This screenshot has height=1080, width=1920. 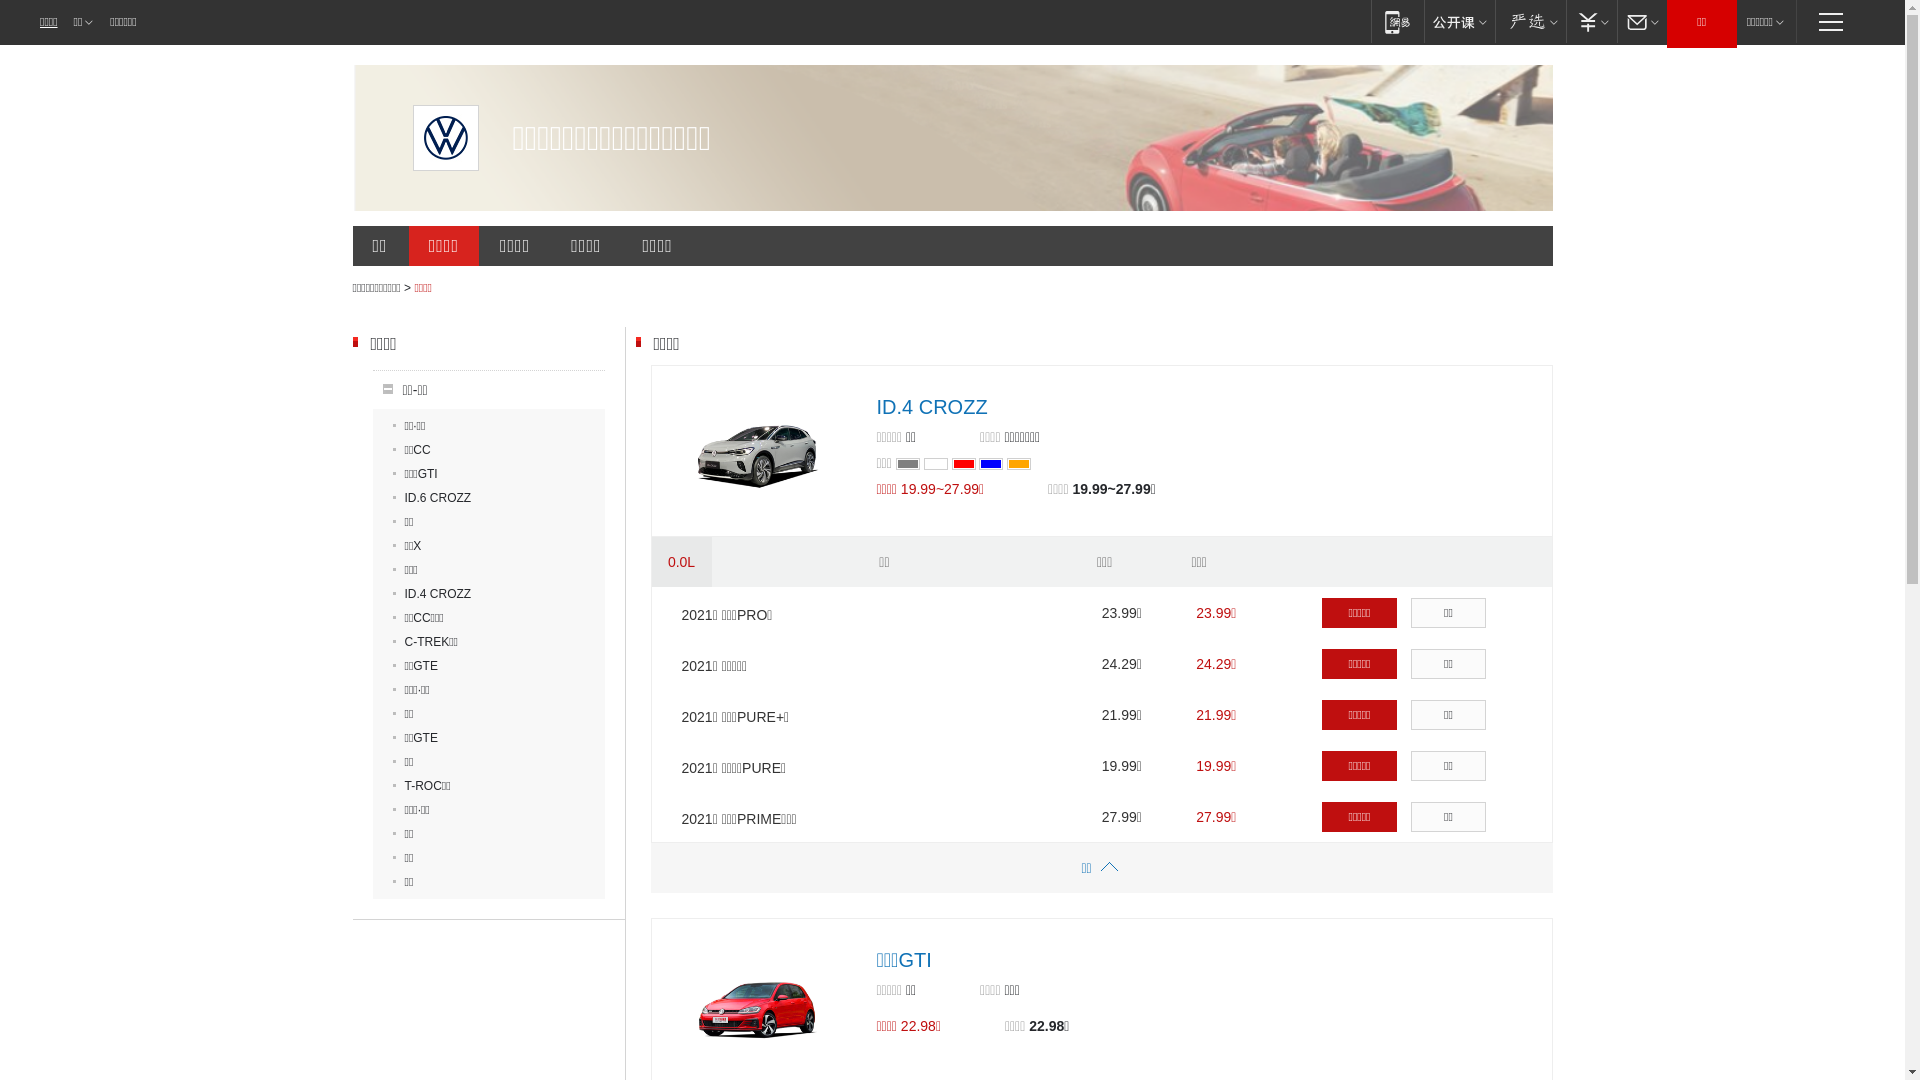 What do you see at coordinates (430, 593) in the screenshot?
I see `'ID.4 CROZZ'` at bounding box center [430, 593].